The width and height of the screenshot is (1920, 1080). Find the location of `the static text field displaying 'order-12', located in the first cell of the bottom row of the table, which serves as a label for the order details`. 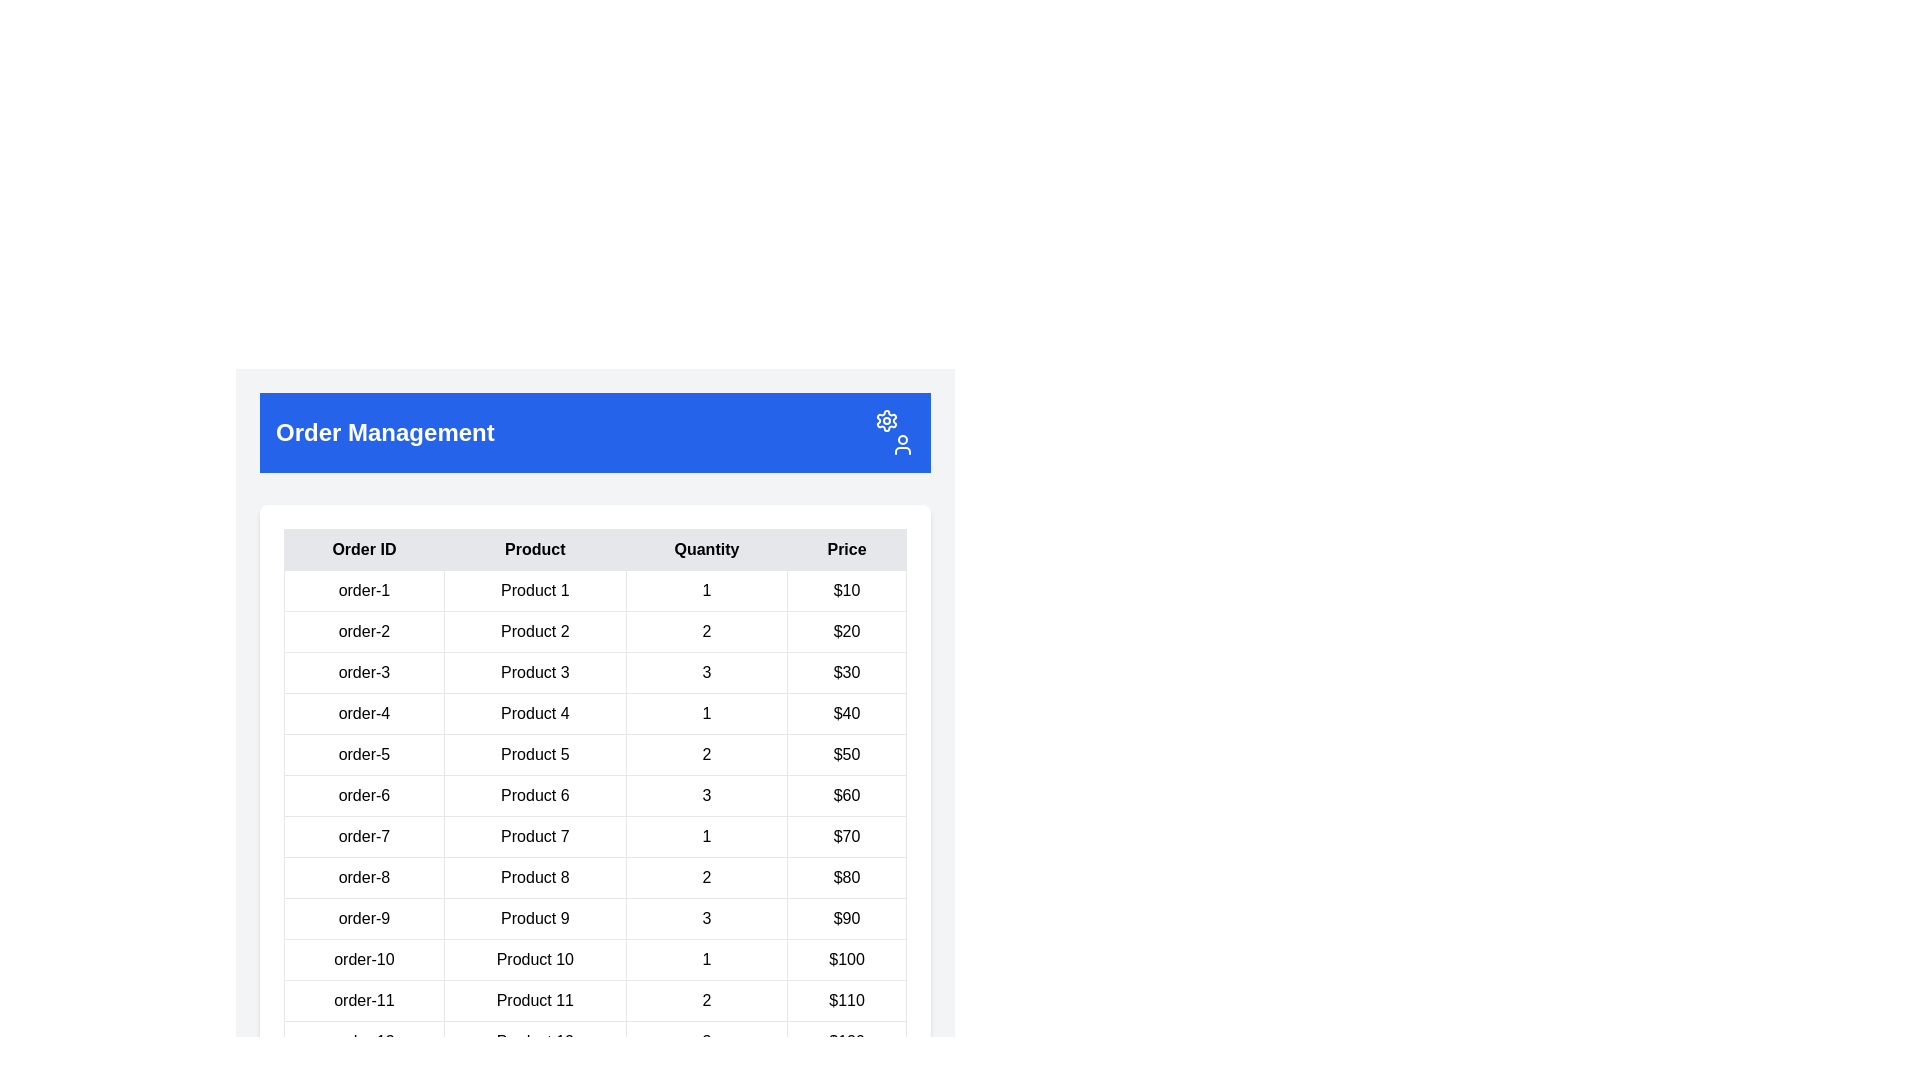

the static text field displaying 'order-12', located in the first cell of the bottom row of the table, which serves as a label for the order details is located at coordinates (364, 1040).